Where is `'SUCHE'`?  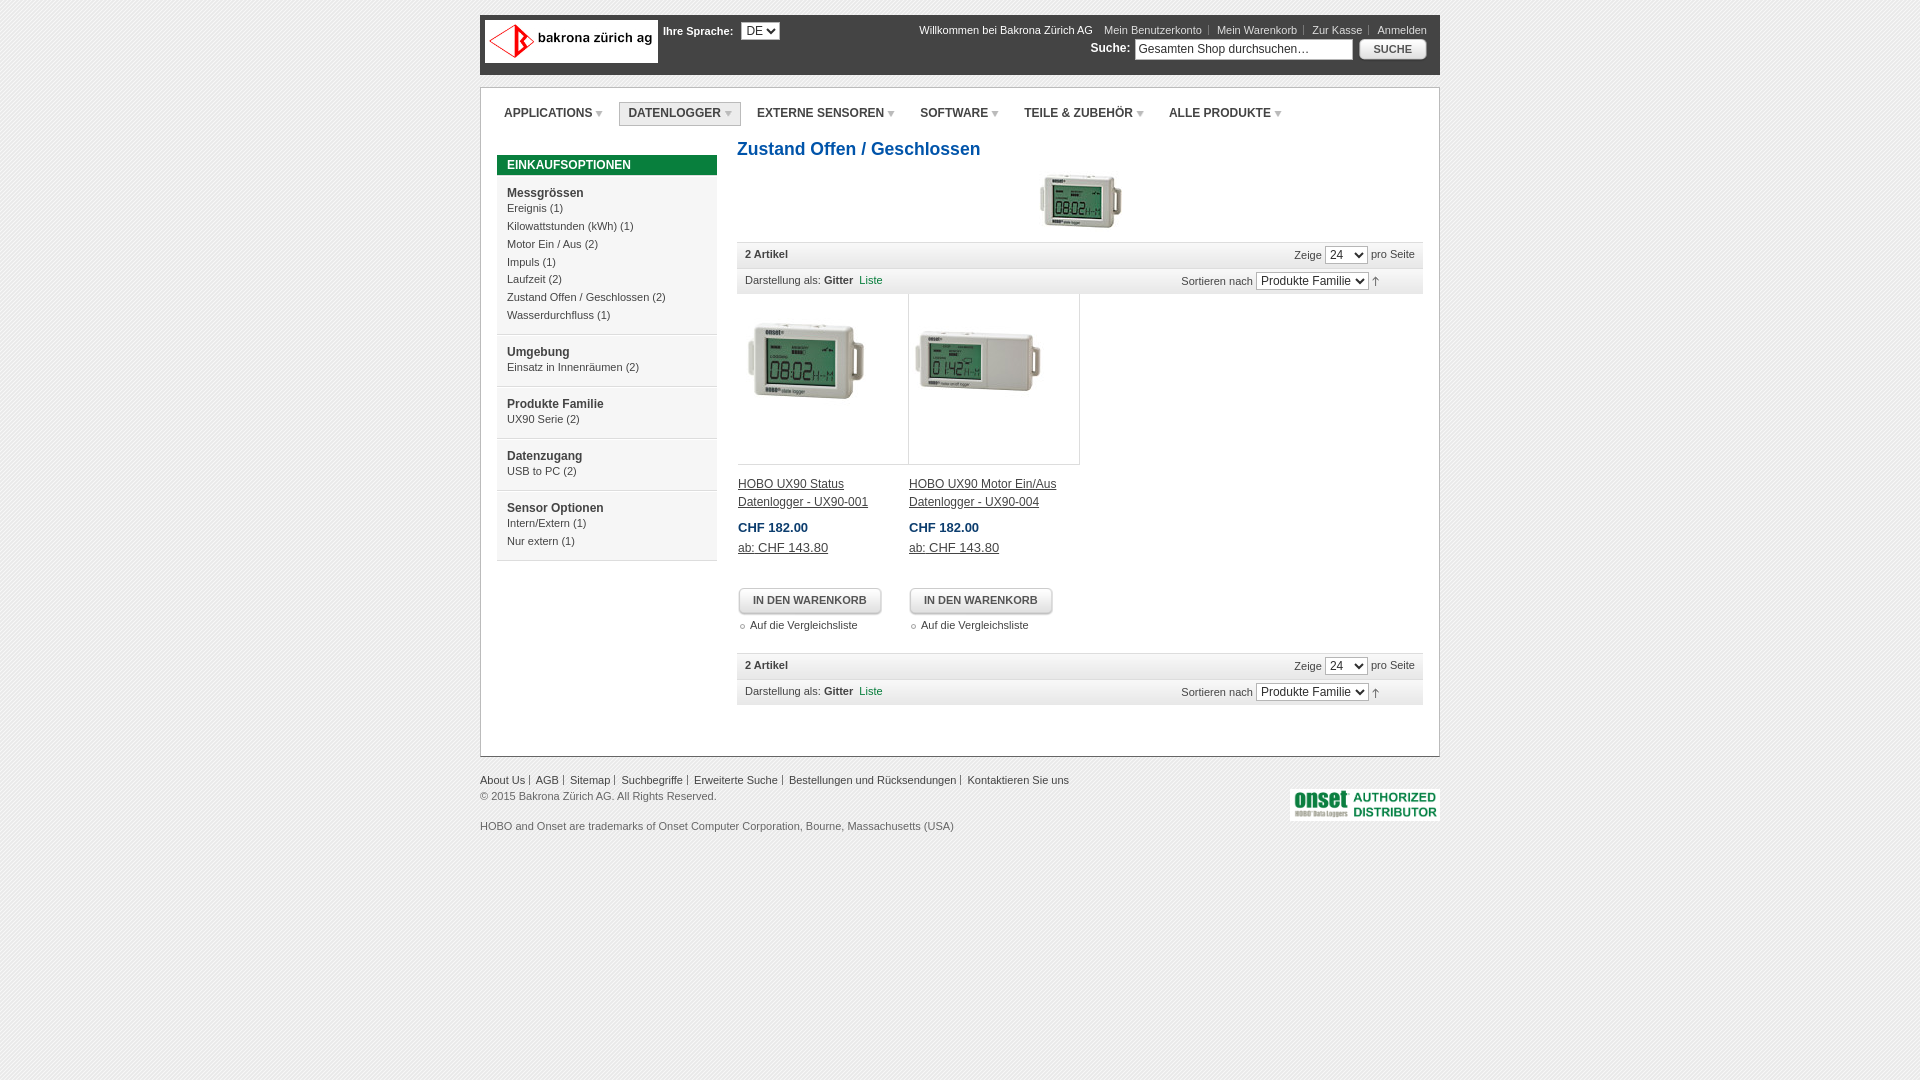
'SUCHE' is located at coordinates (1358, 49).